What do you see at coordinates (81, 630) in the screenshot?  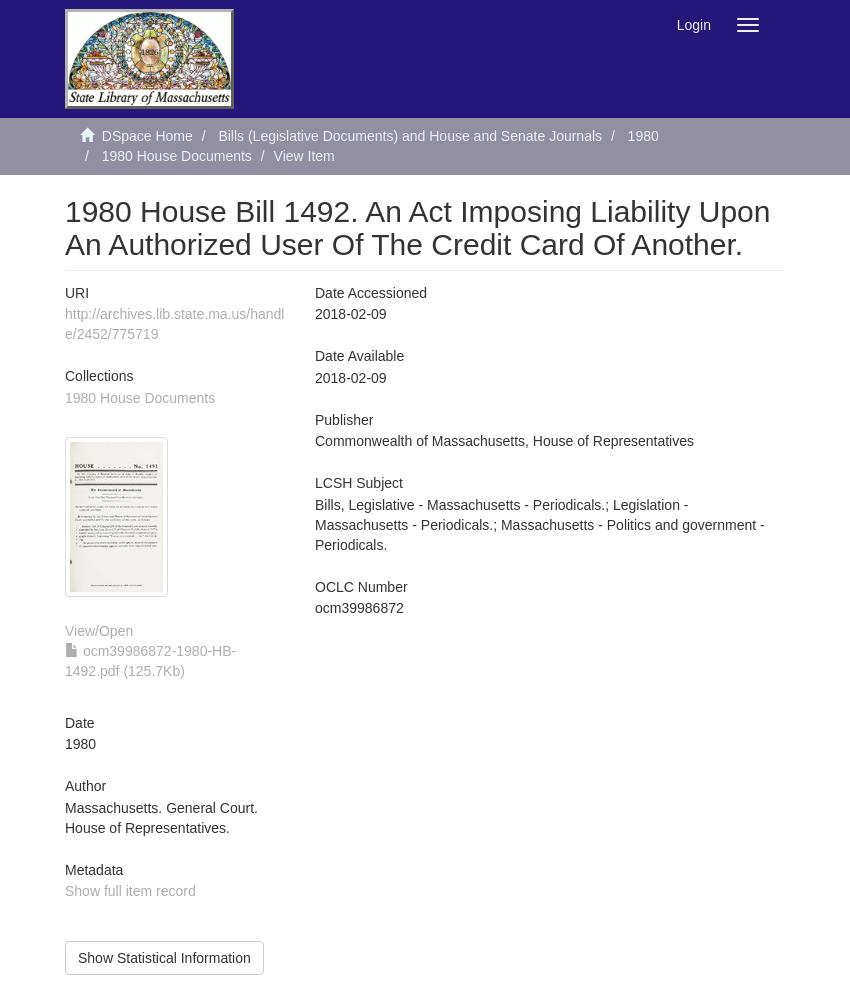 I see `'View/'` at bounding box center [81, 630].